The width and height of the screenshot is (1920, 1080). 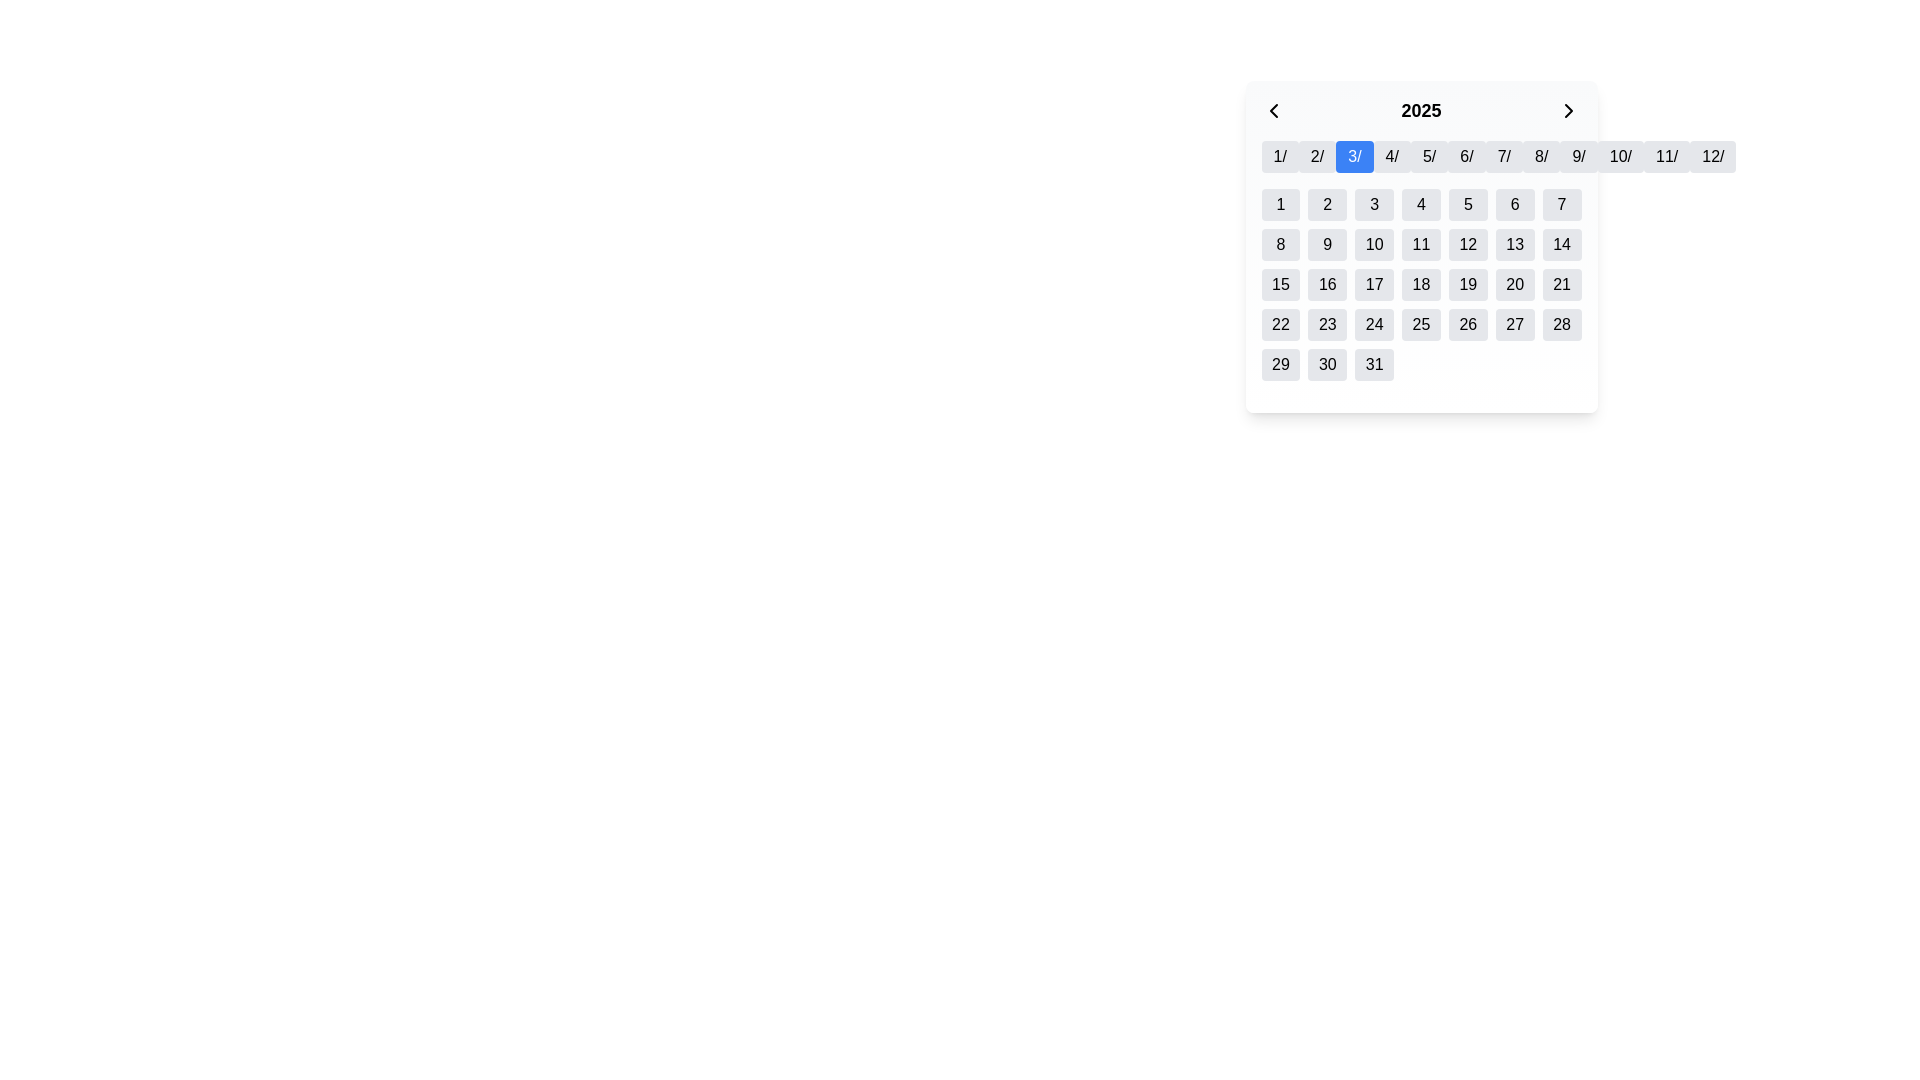 What do you see at coordinates (1515, 323) in the screenshot?
I see `the button displaying the number '27' in the calendar grid` at bounding box center [1515, 323].